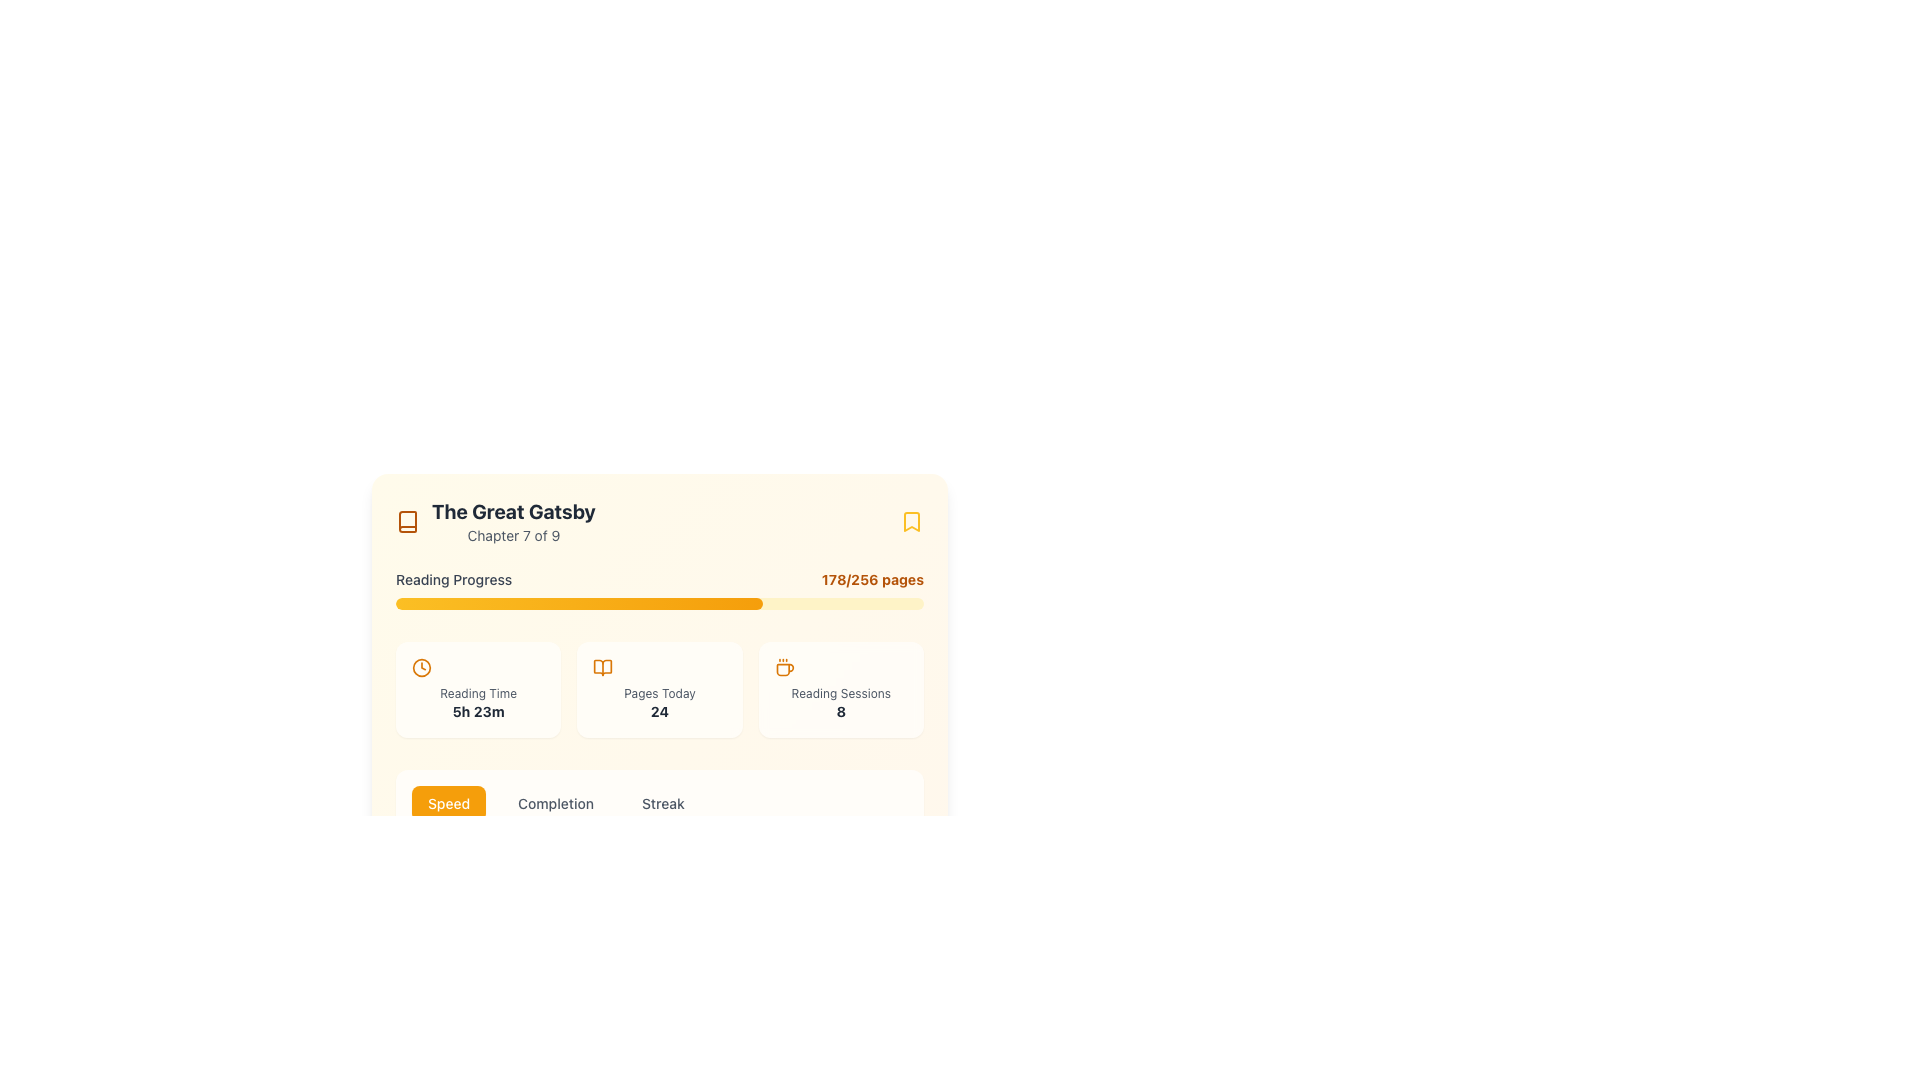 Image resolution: width=1920 pixels, height=1080 pixels. Describe the element at coordinates (659, 711) in the screenshot. I see `the Text display element that shows the number of pages read today, located within the 'Pages Today' card in the middle section of the layout` at that location.